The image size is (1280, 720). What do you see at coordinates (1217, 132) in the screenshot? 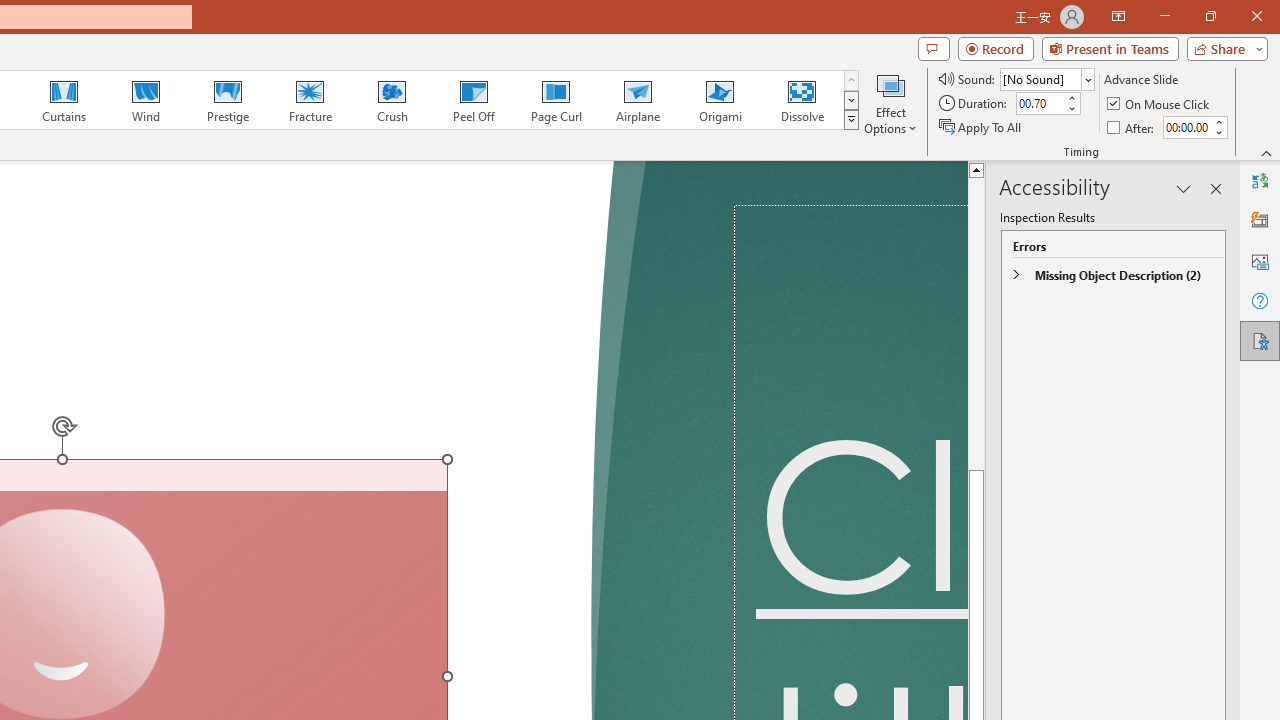
I see `'Less'` at bounding box center [1217, 132].